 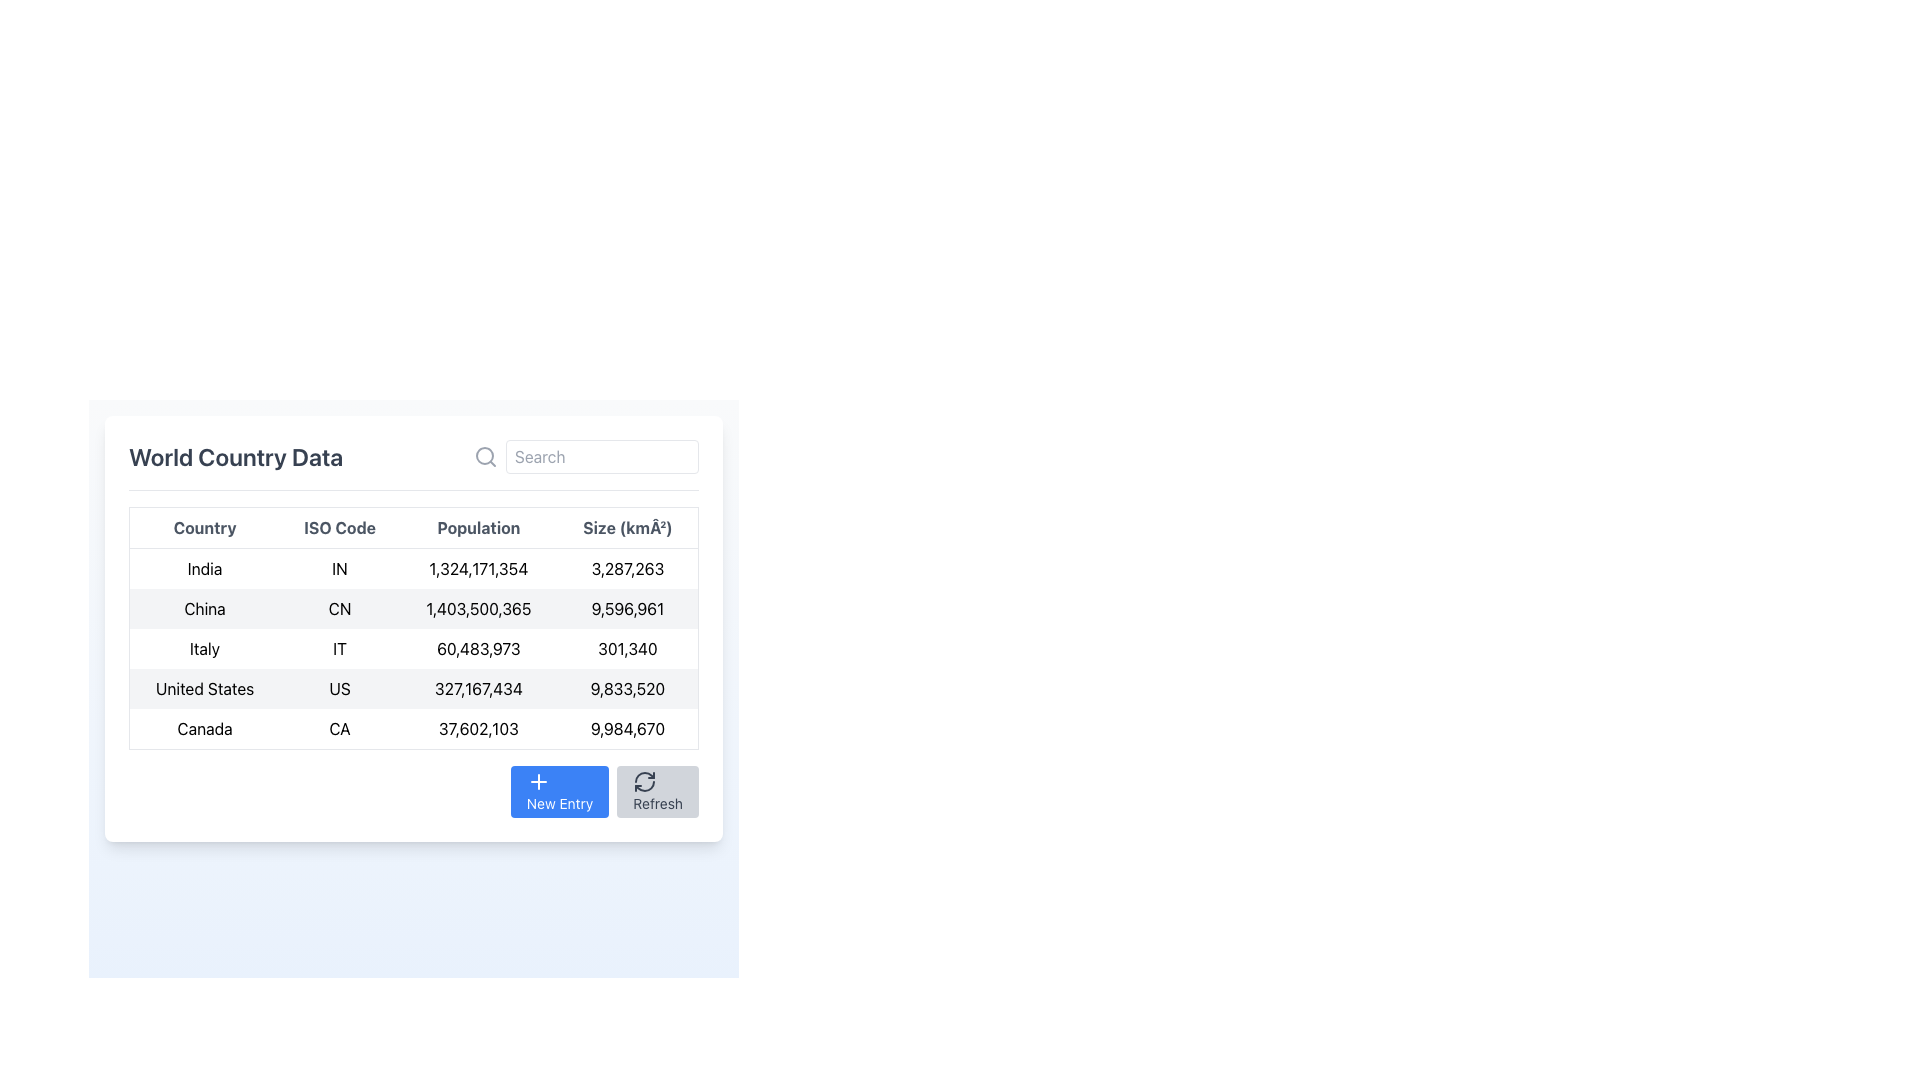 I want to click on the circular arrow icon representing a refresh action located within the 'Refresh' button at the bottom-right corner of the interface, so click(x=645, y=781).